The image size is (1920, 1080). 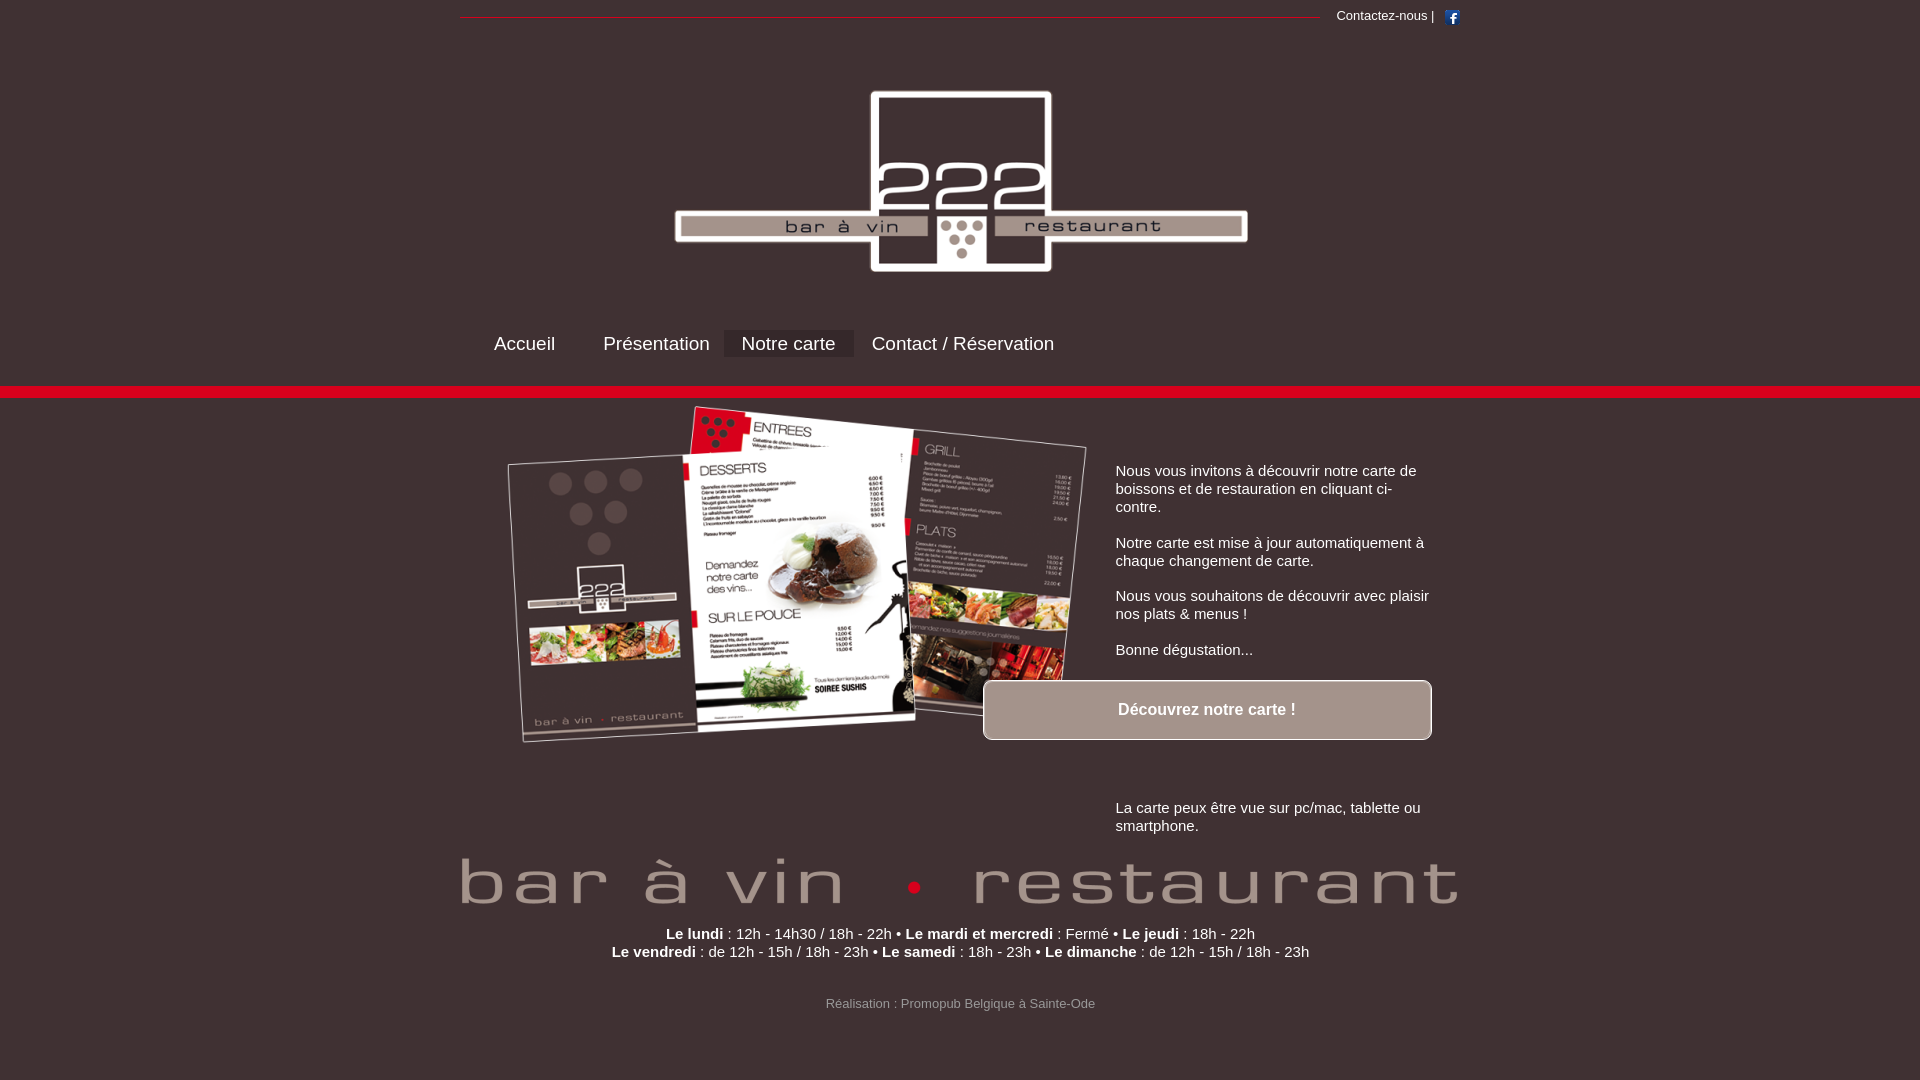 I want to click on 'Contactez-nous', so click(x=1380, y=14).